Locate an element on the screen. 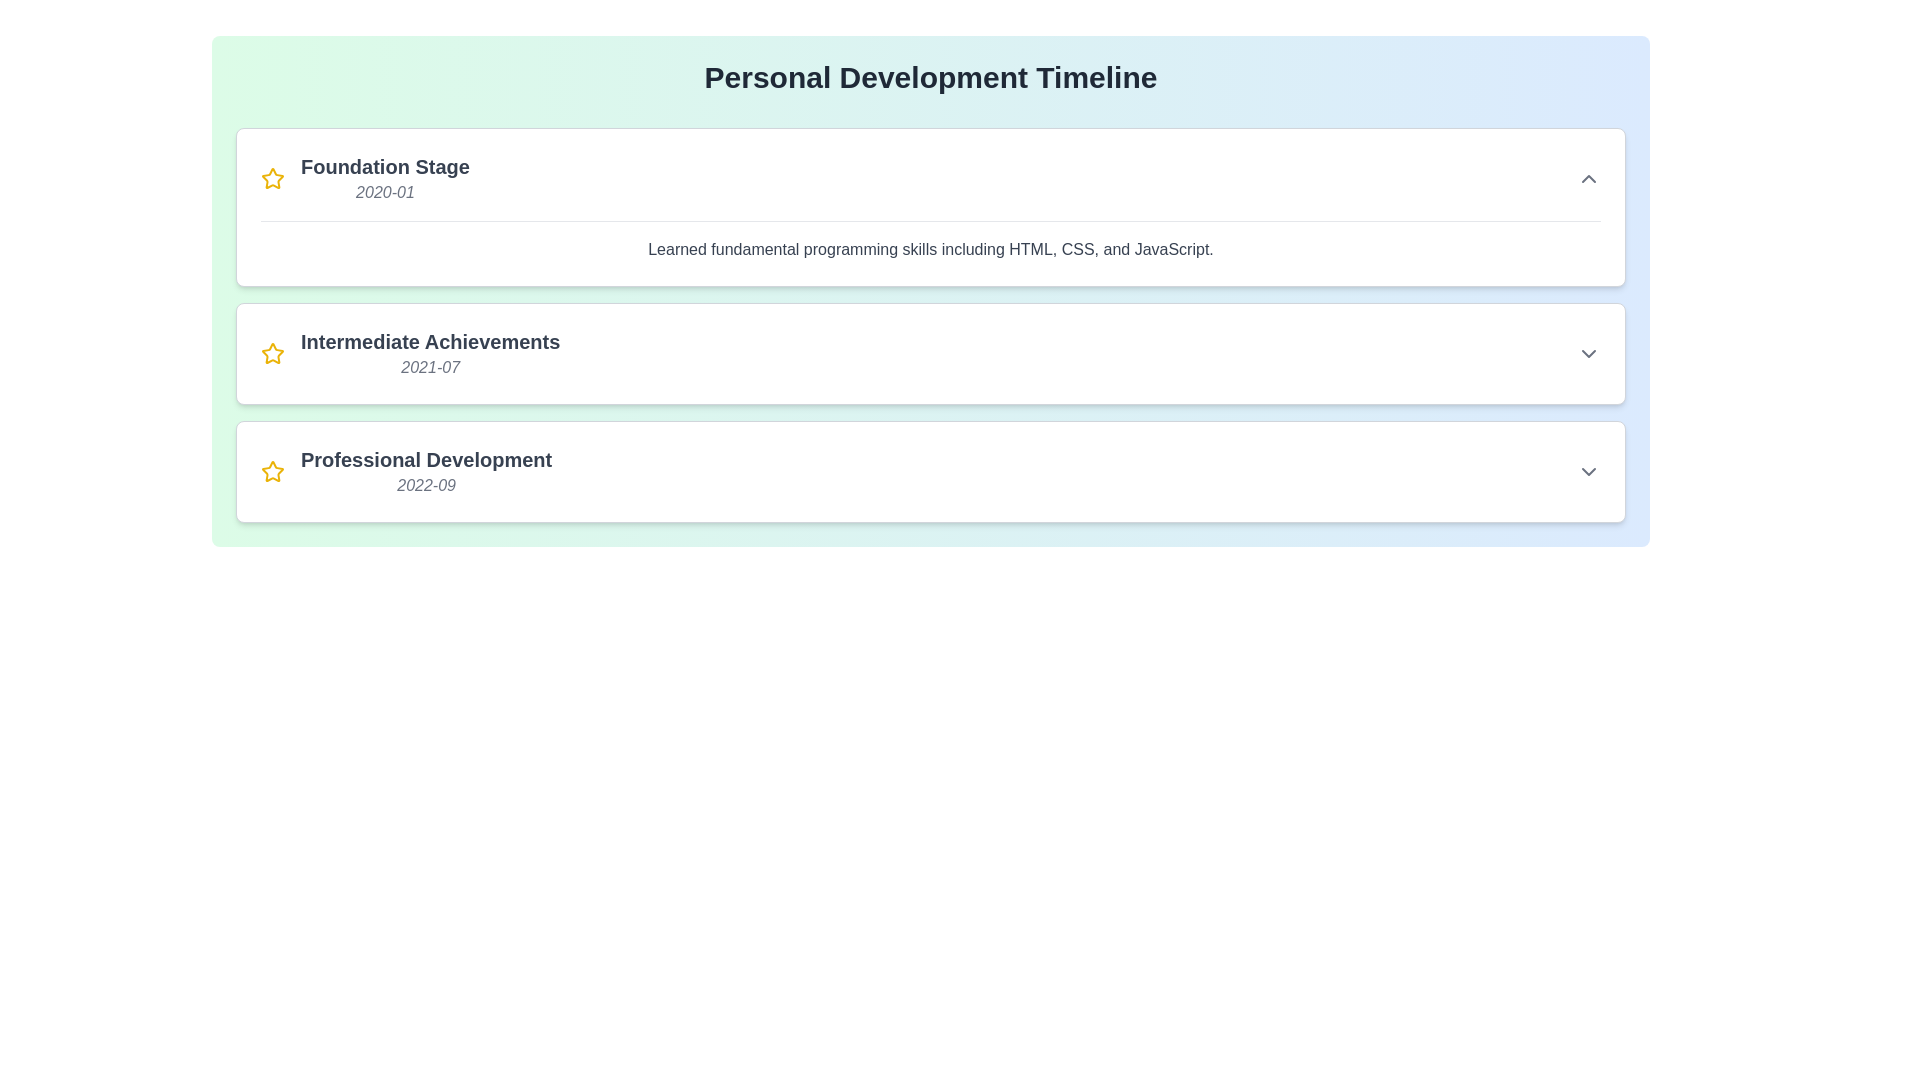  the text display that shows 'Professional Development' and '2022-09' is located at coordinates (425, 471).